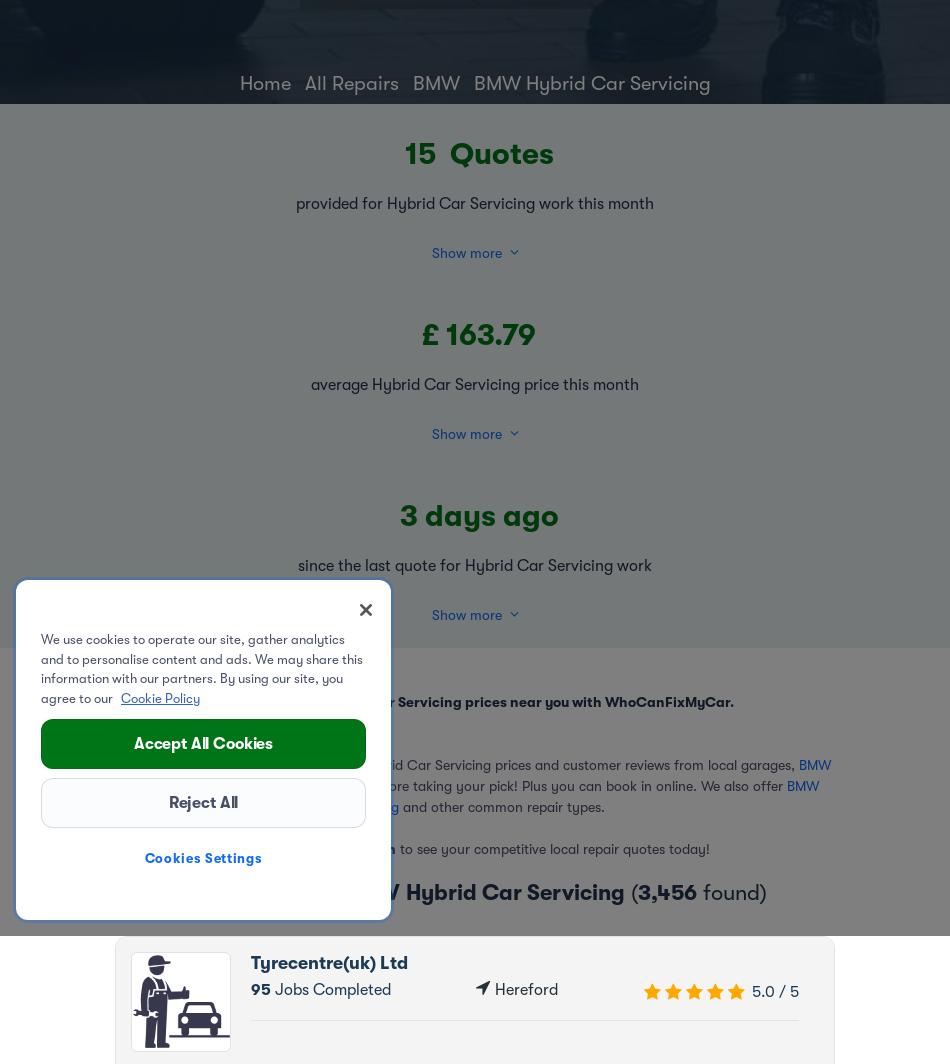 This screenshot has width=950, height=1064. I want to click on 'Top garages for', so click(262, 891).